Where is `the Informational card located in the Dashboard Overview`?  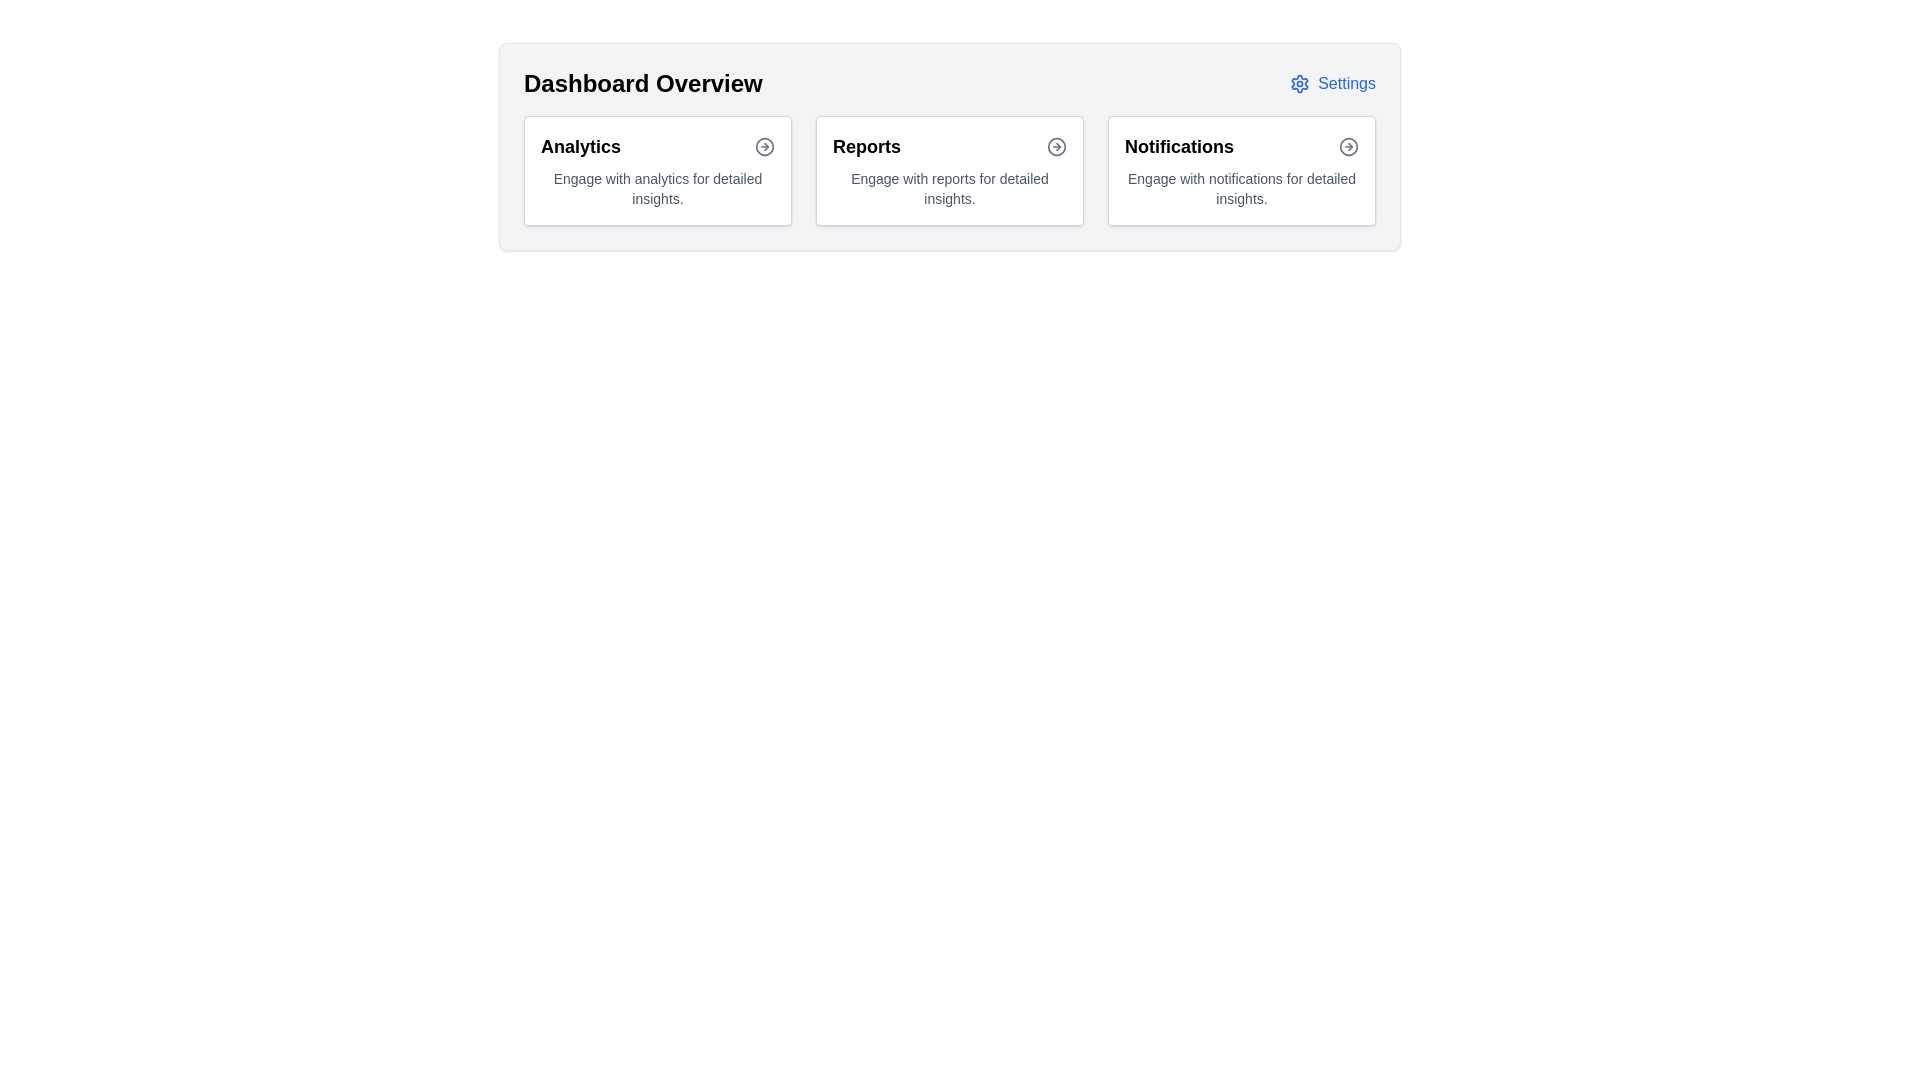
the Informational card located in the Dashboard Overview is located at coordinates (1241, 169).